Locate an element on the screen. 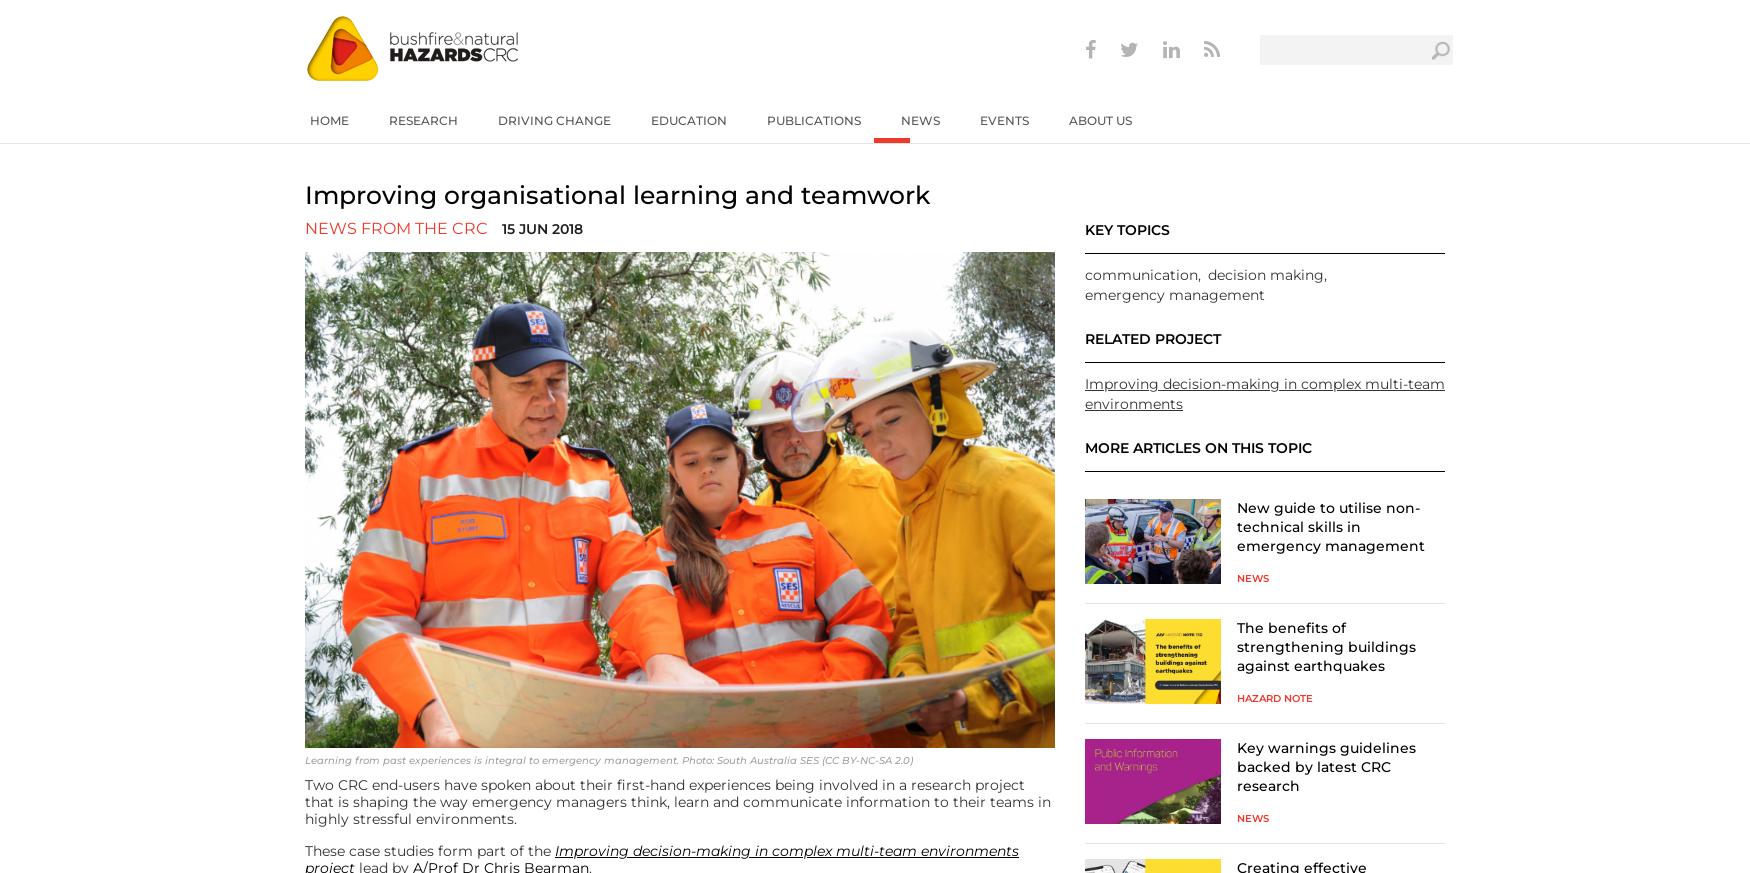  'More articles on this topic' is located at coordinates (1085, 446).